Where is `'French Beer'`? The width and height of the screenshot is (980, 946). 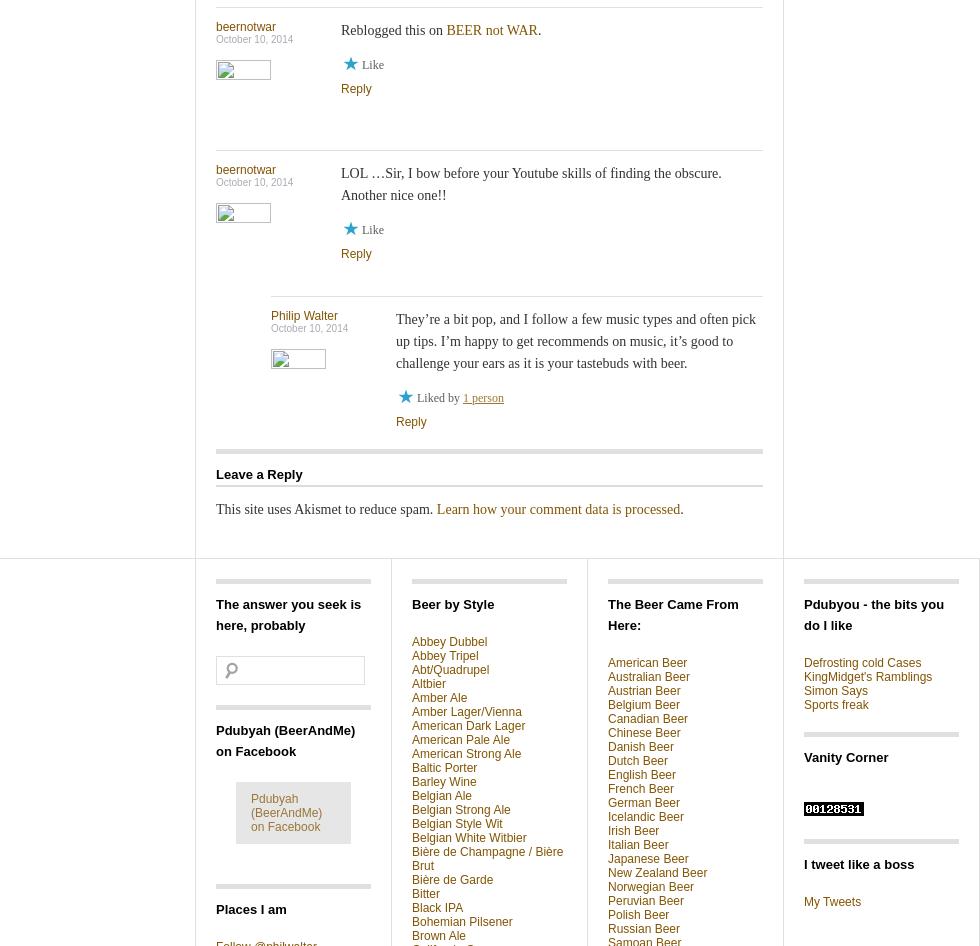
'French Beer' is located at coordinates (641, 787).